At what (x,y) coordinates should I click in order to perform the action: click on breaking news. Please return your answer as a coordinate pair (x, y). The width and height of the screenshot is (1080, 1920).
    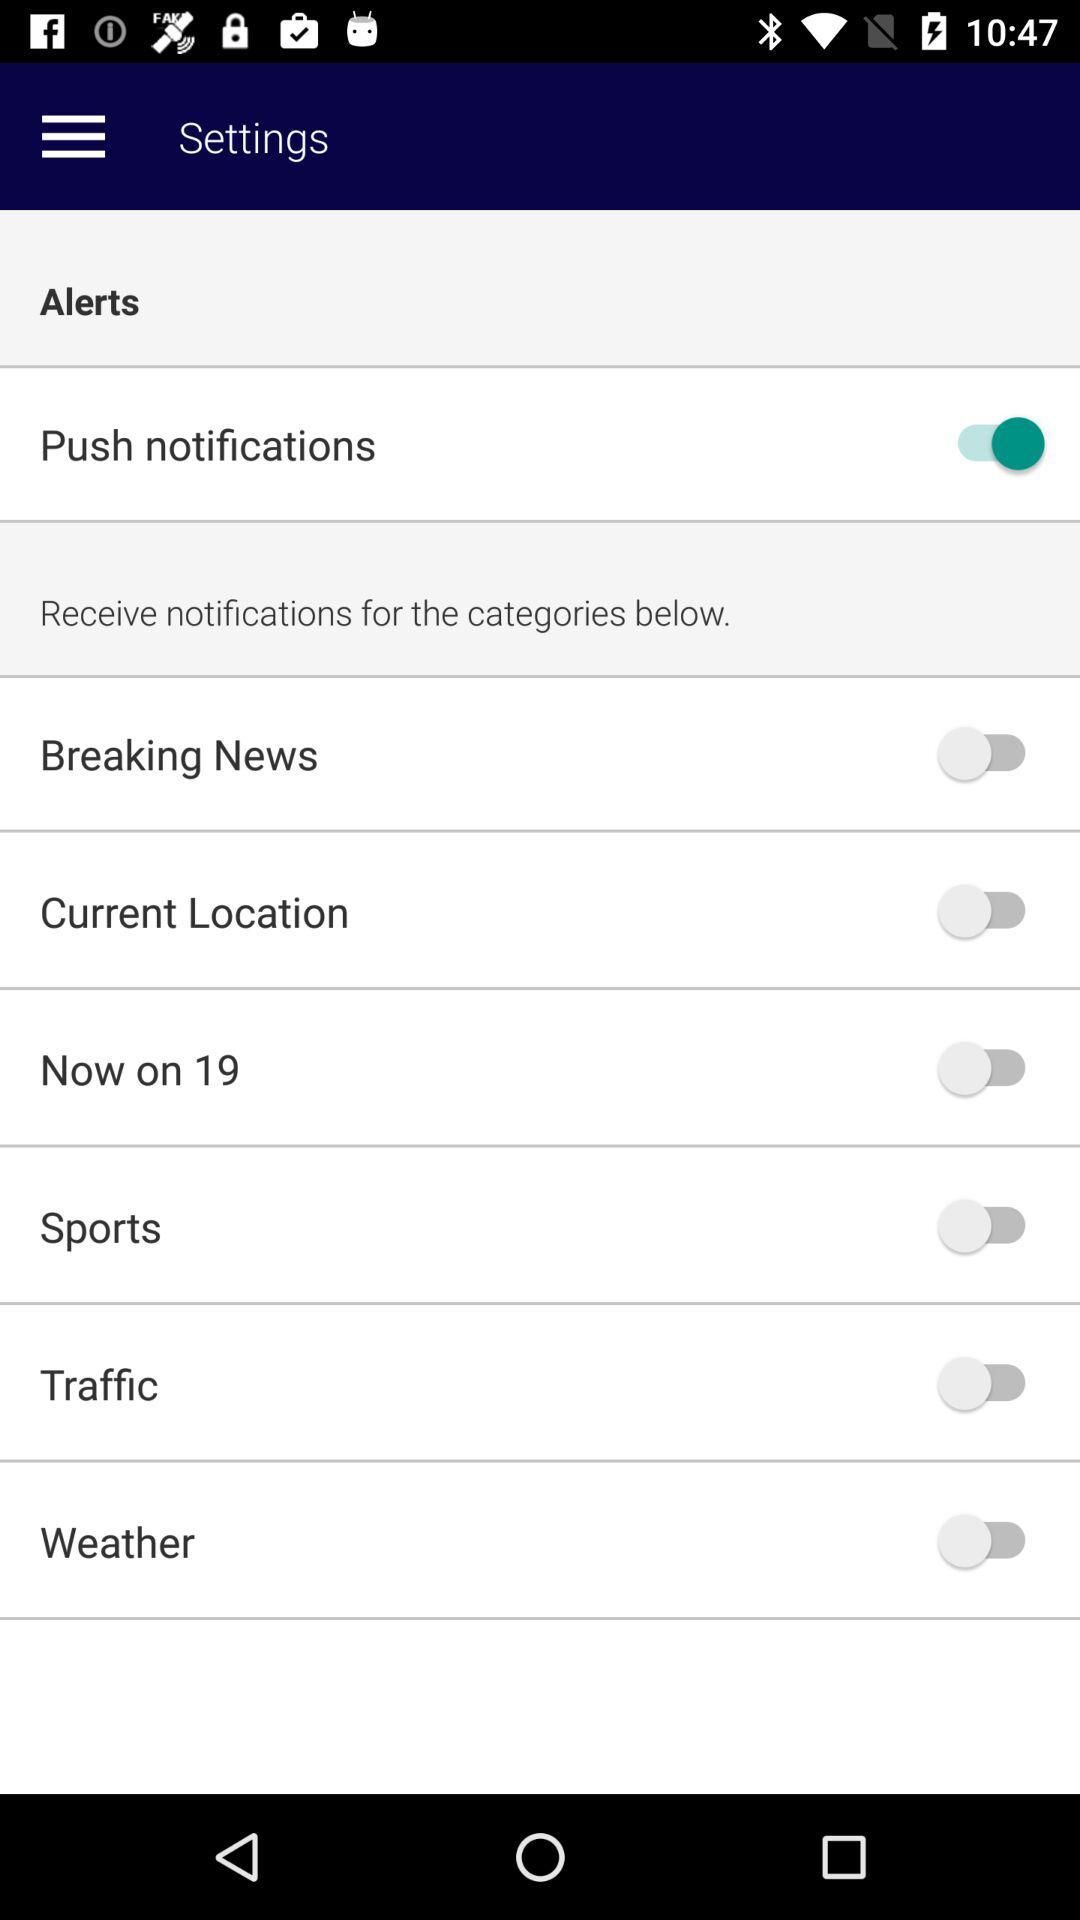
    Looking at the image, I should click on (991, 752).